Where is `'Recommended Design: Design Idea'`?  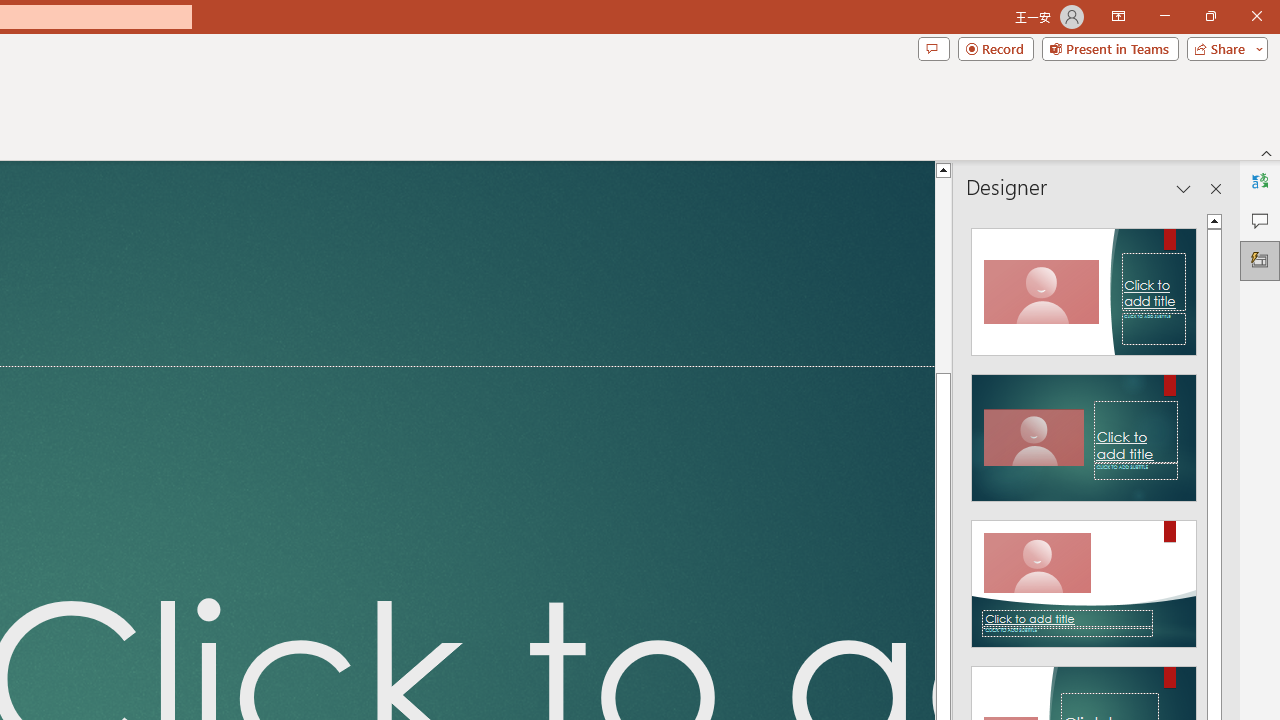
'Recommended Design: Design Idea' is located at coordinates (1083, 286).